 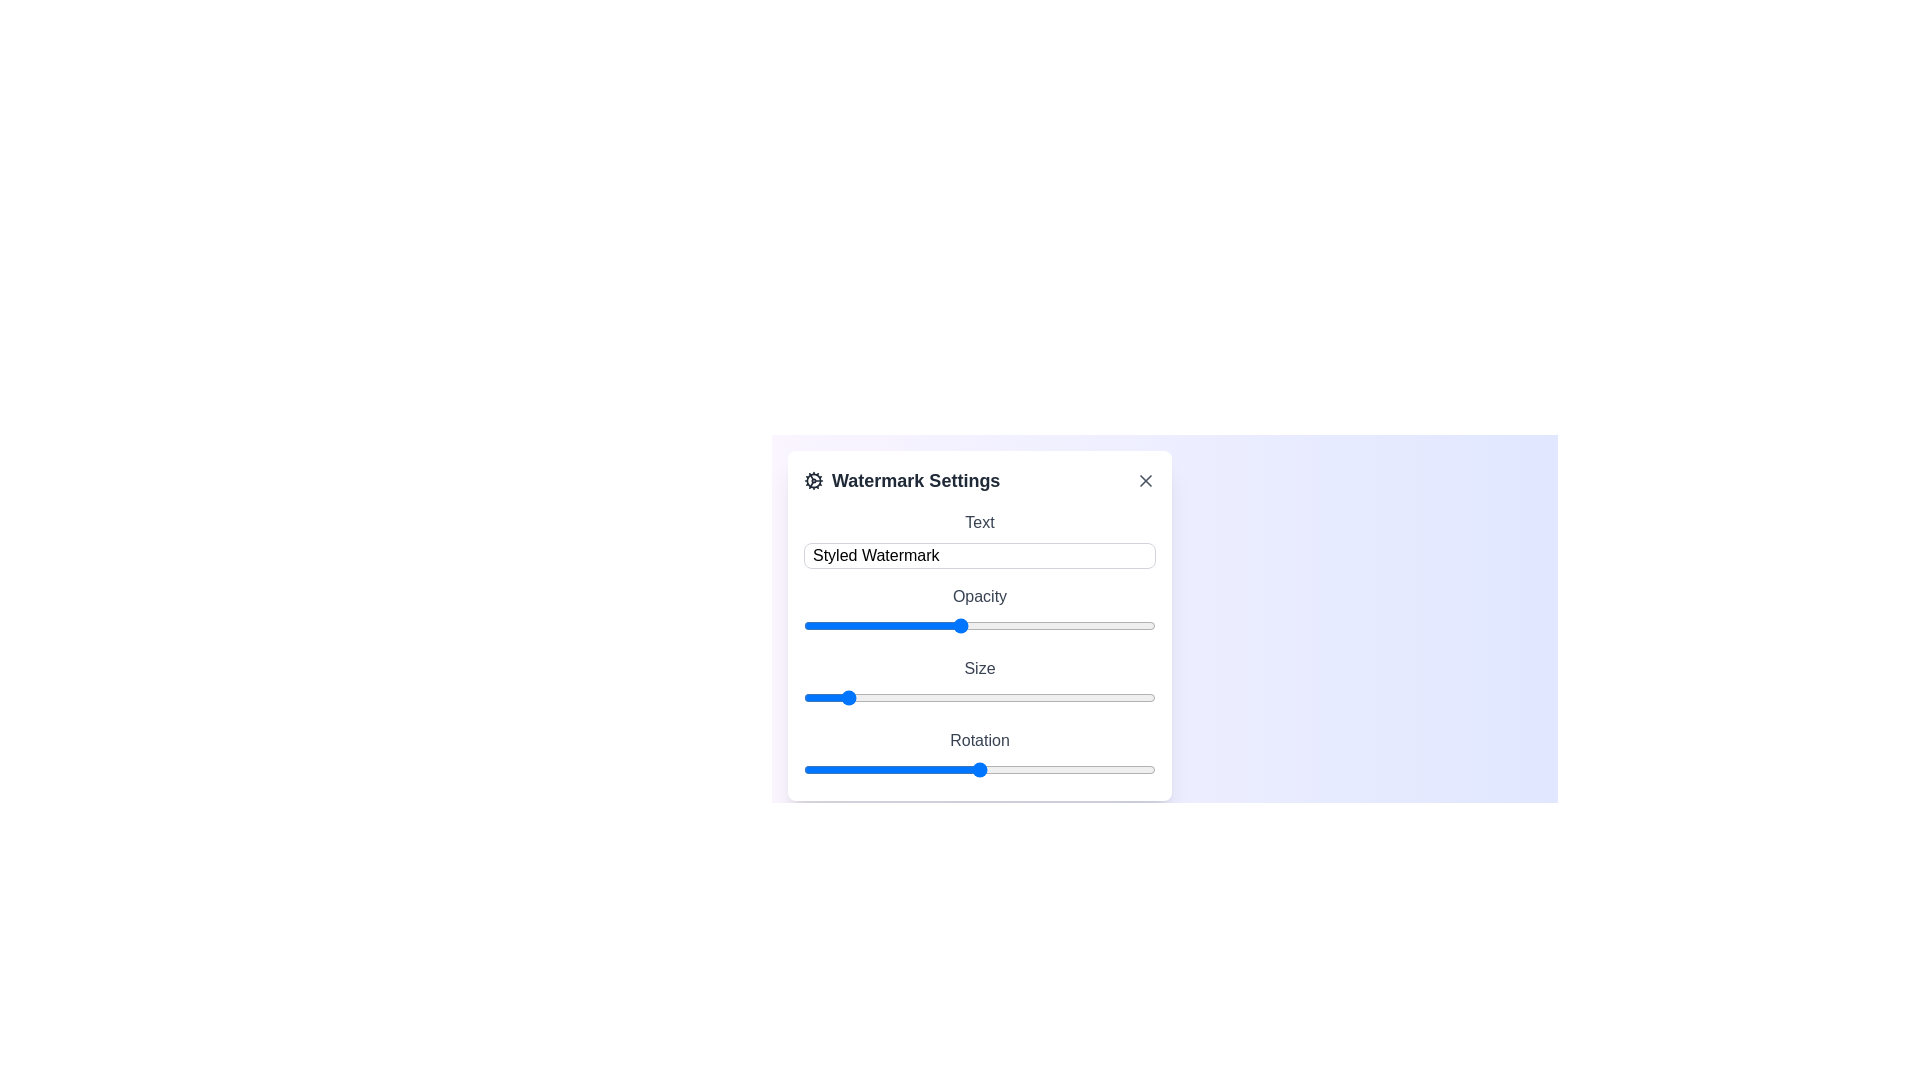 What do you see at coordinates (1003, 769) in the screenshot?
I see `rotation` at bounding box center [1003, 769].